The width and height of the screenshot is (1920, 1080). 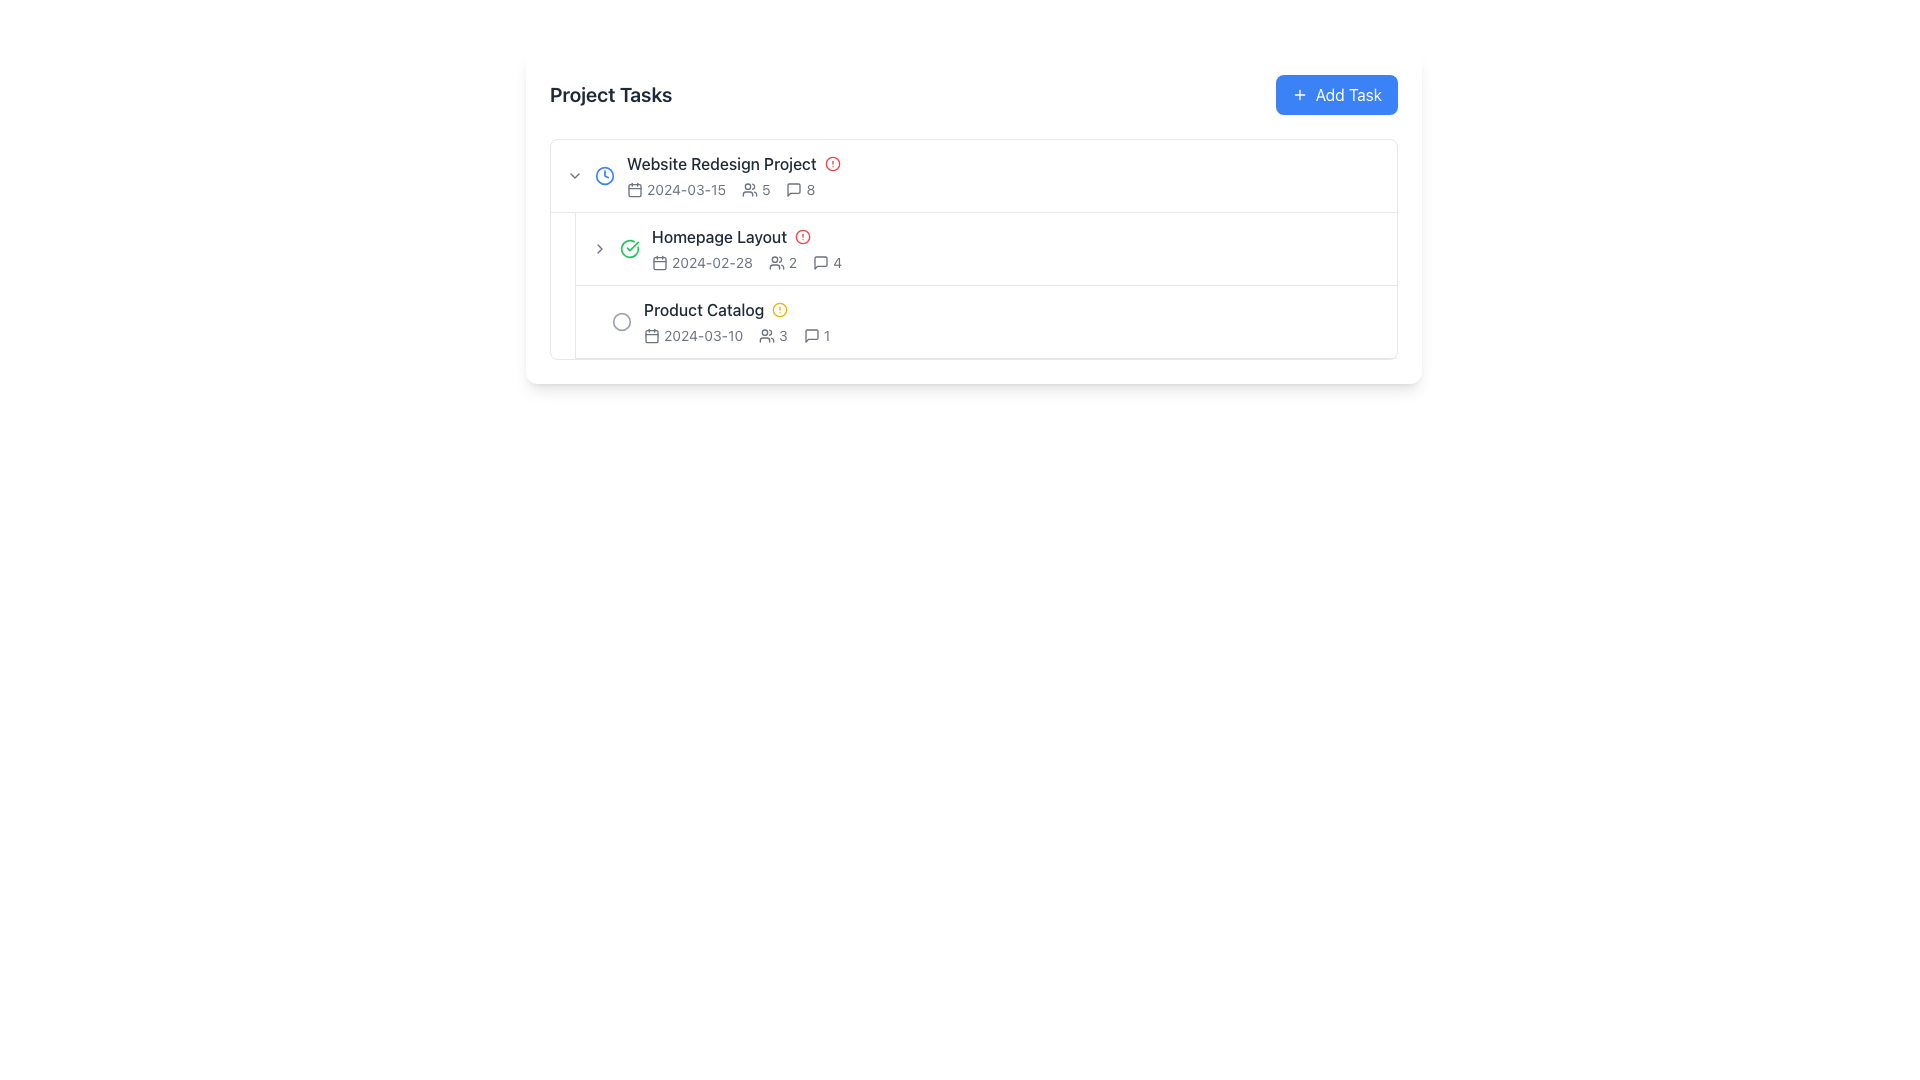 What do you see at coordinates (974, 248) in the screenshot?
I see `the list item row labeled 'Homepage Layout'` at bounding box center [974, 248].